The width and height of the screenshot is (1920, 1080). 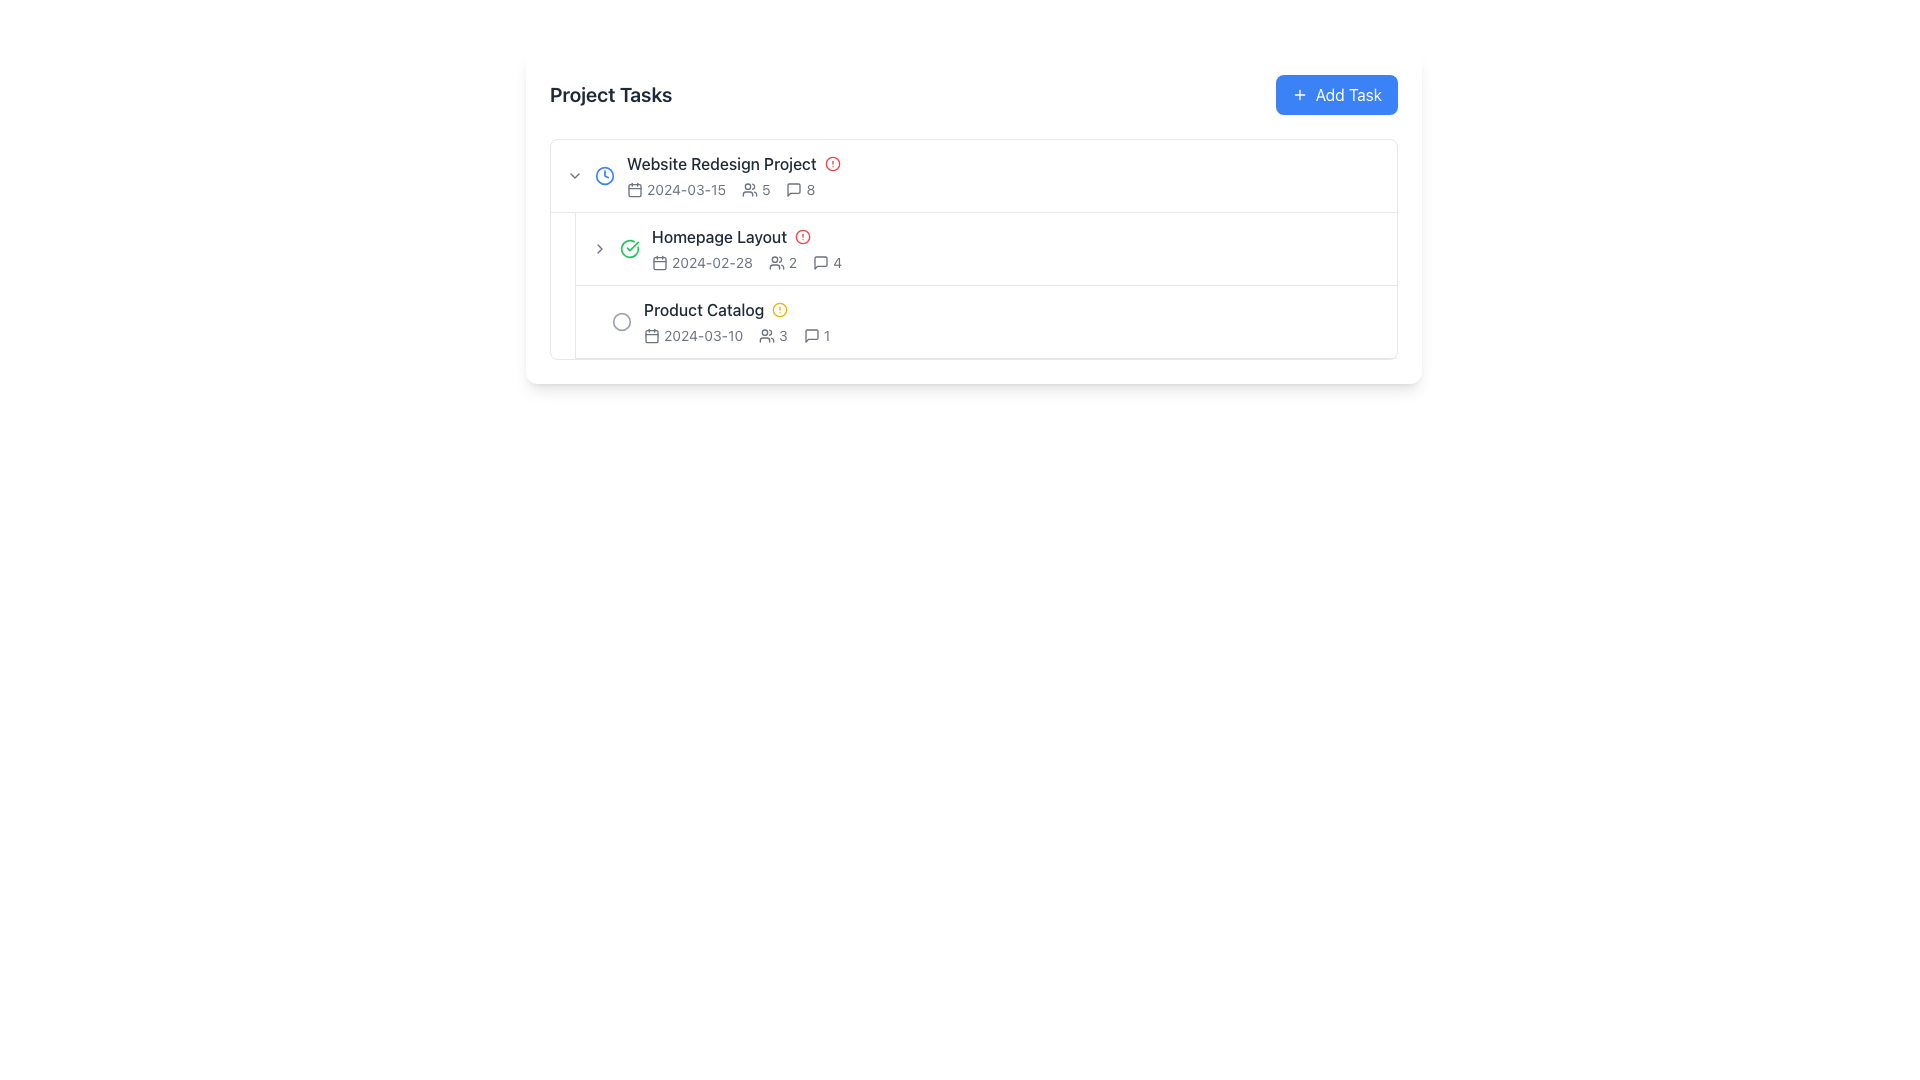 What do you see at coordinates (974, 248) in the screenshot?
I see `the list item row labeled 'Homepage Layout'` at bounding box center [974, 248].